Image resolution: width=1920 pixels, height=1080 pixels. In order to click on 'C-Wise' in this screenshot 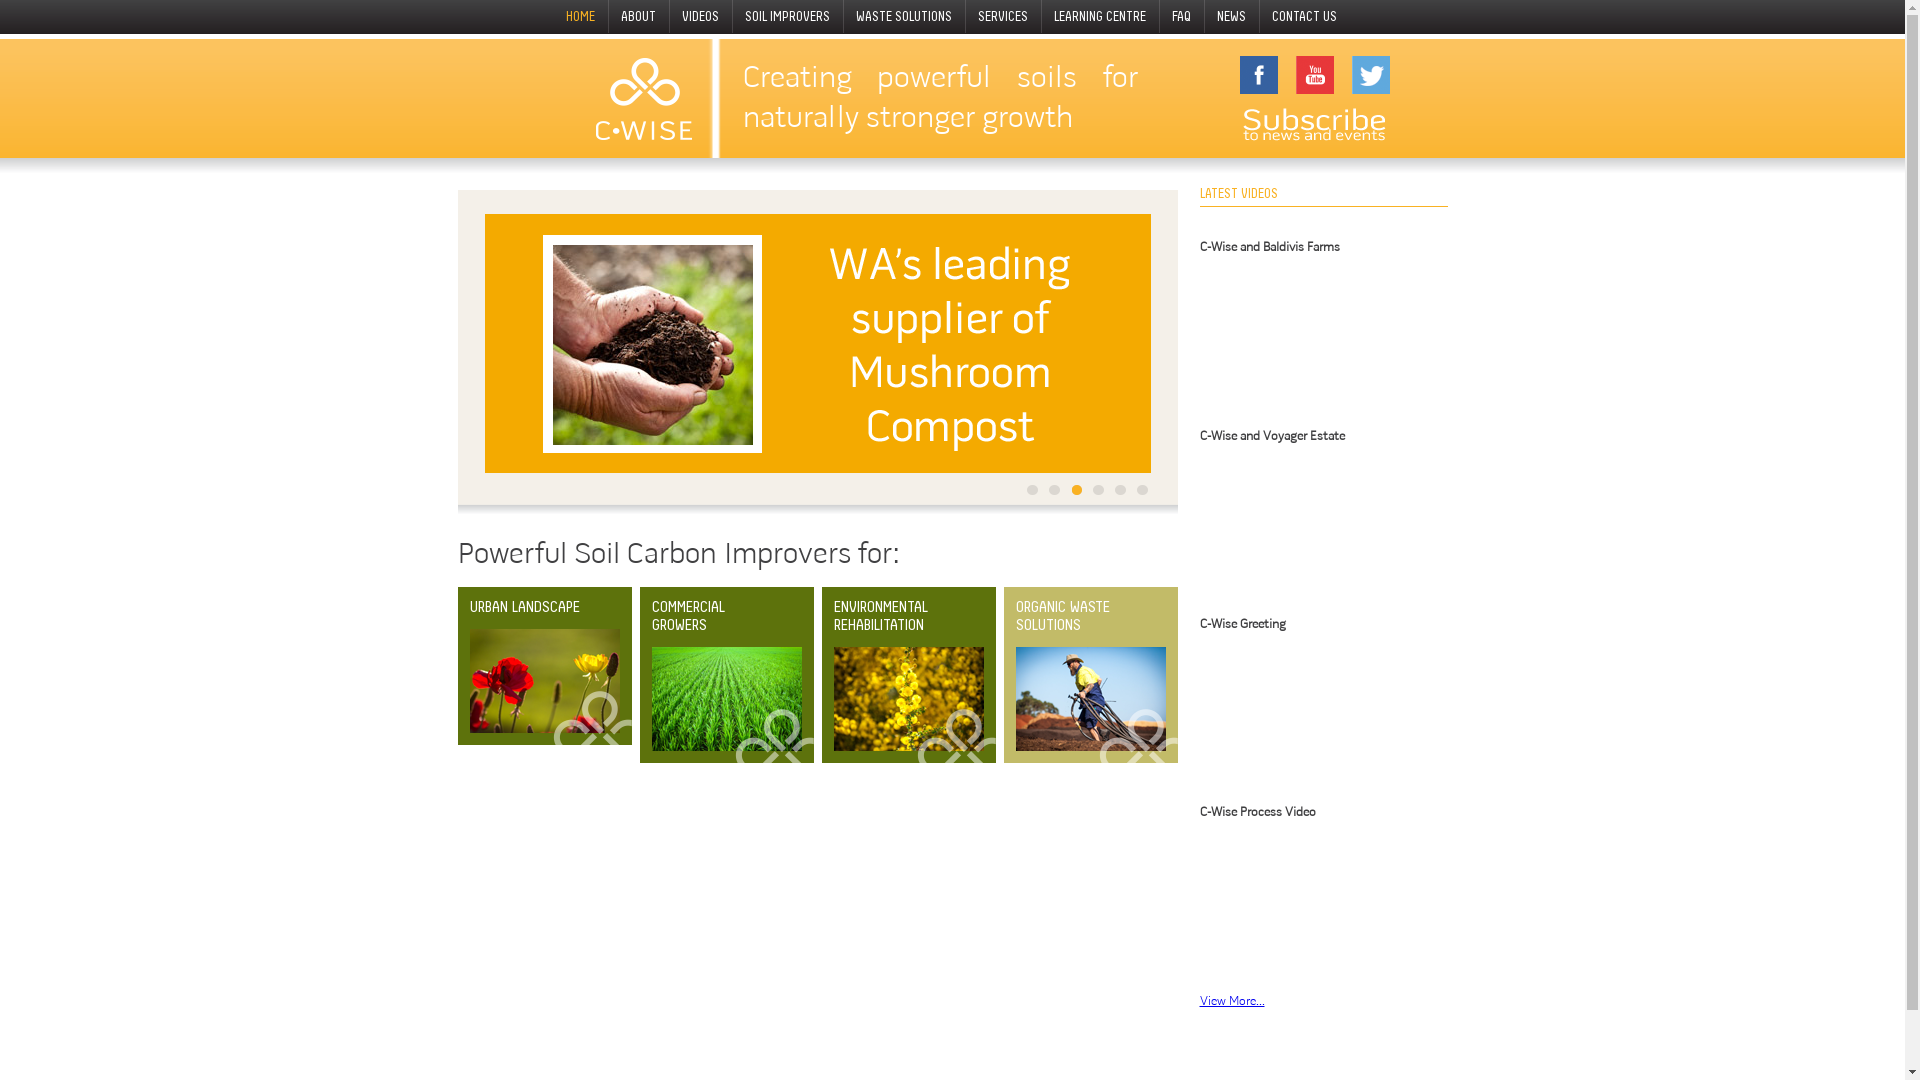, I will do `click(643, 98)`.